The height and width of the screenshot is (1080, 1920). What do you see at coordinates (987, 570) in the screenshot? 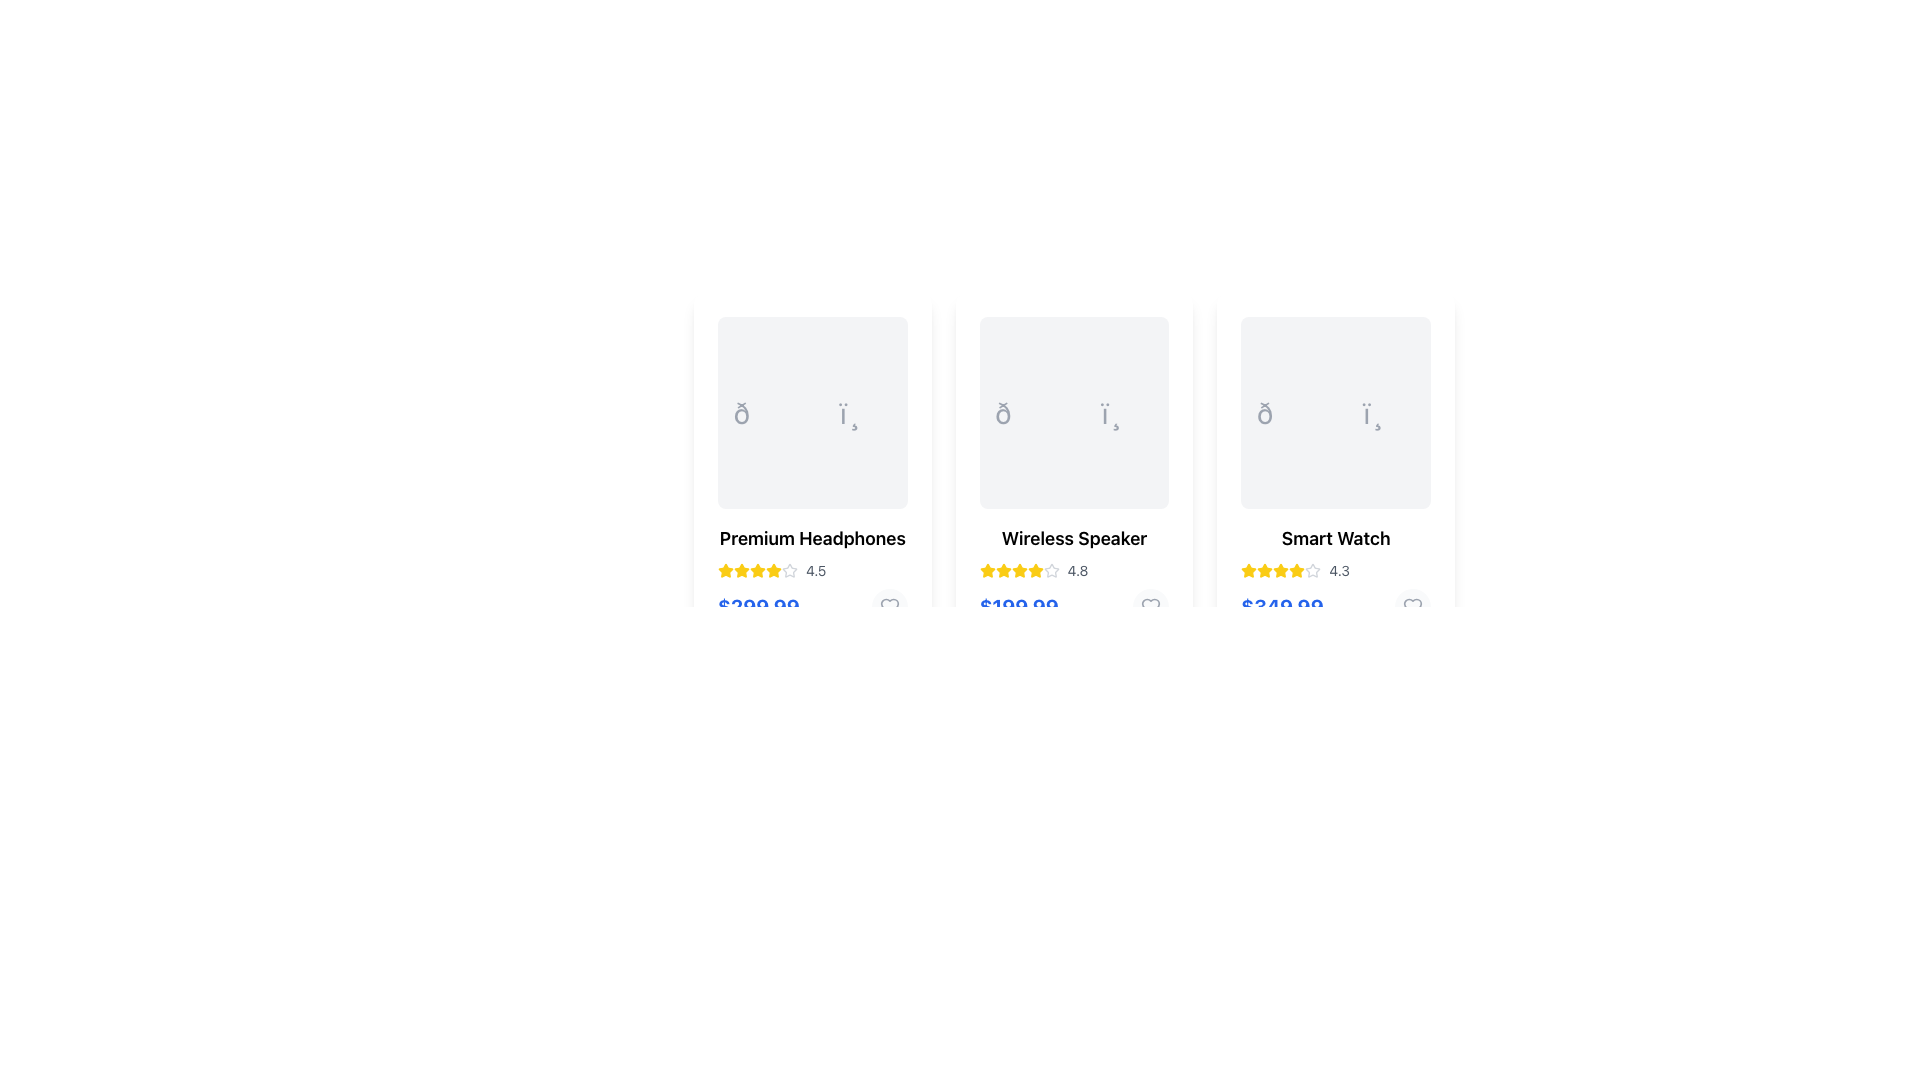
I see `the first star in the five-star rating for the product 'Wireless Speaker', which indicates product quality based on user ratings` at bounding box center [987, 570].